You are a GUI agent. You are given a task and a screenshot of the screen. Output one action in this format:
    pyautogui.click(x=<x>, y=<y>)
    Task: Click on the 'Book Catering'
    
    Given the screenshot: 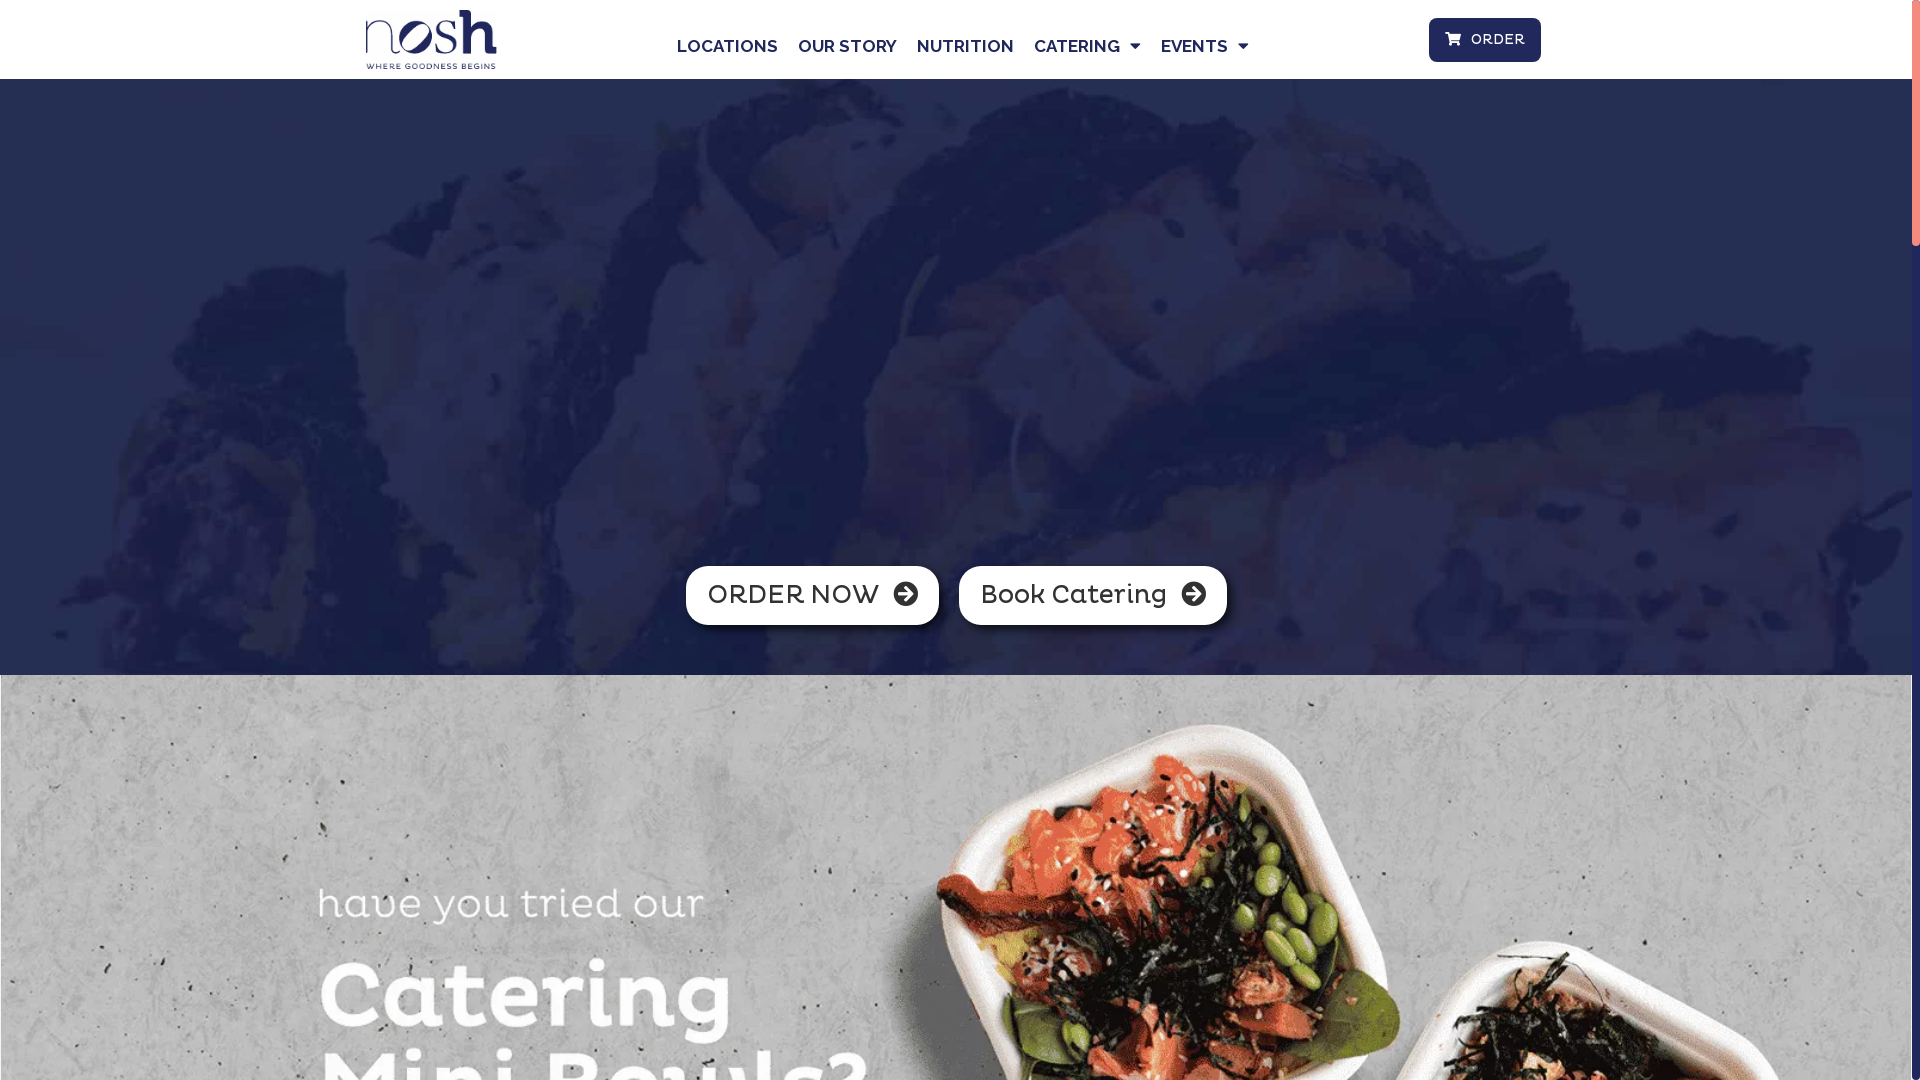 What is the action you would take?
    pyautogui.click(x=1090, y=595)
    